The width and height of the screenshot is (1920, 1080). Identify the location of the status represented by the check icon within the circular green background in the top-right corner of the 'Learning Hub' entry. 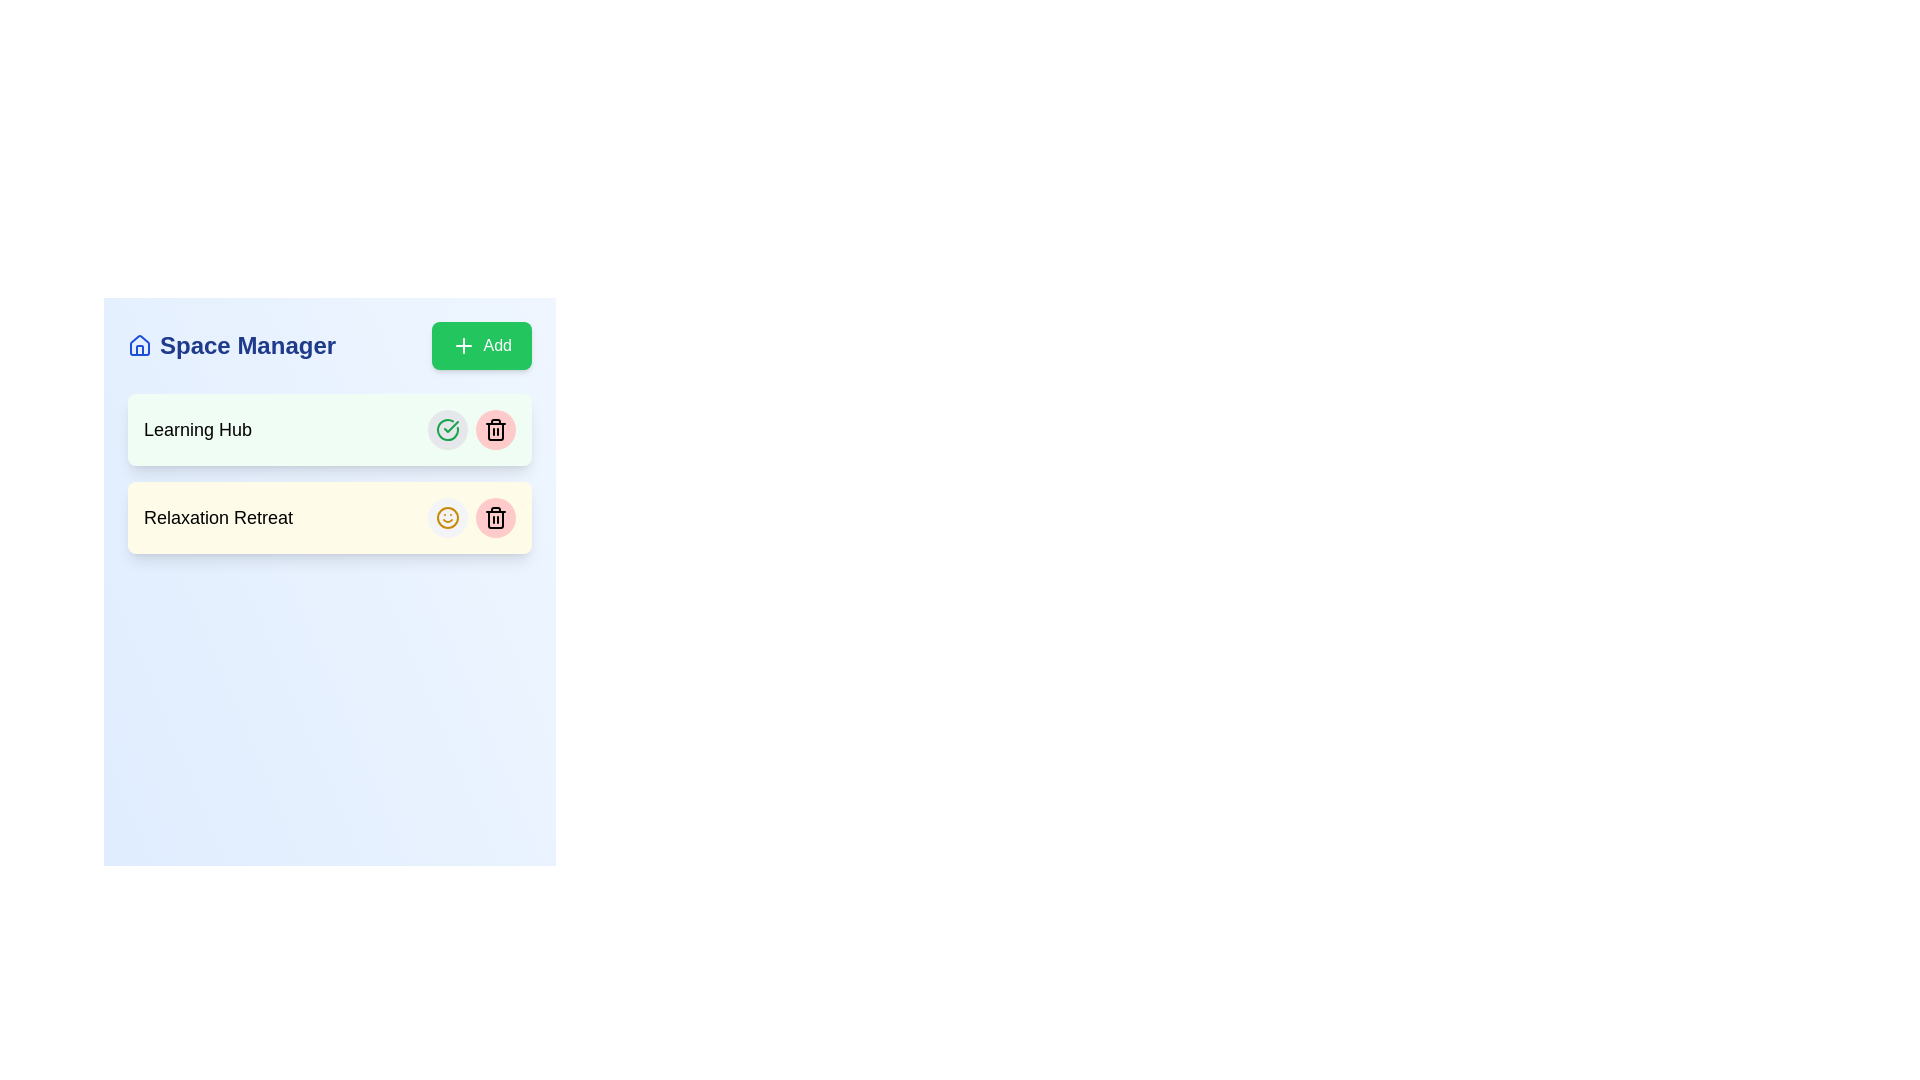
(446, 428).